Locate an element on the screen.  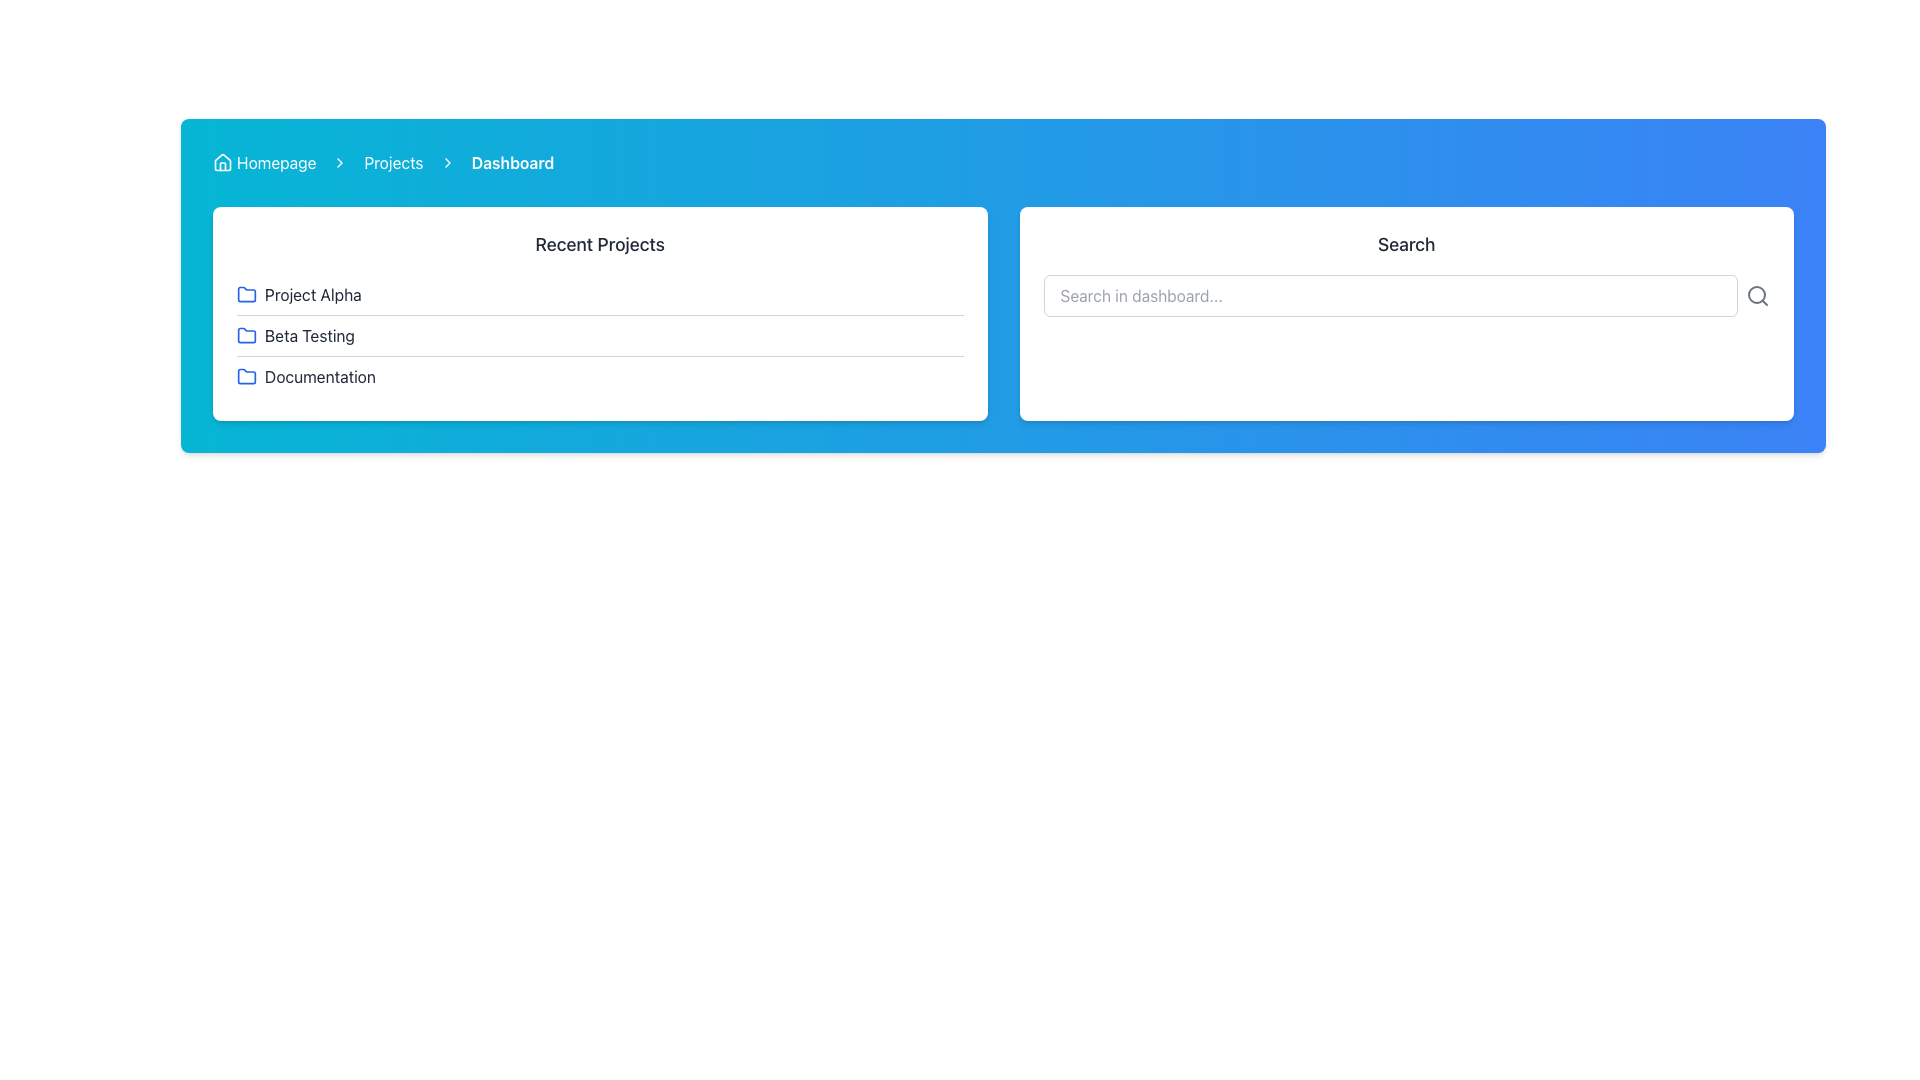
the breadcrumb navigation text that indicates the current page, which is the last item in the sequence after 'Homepage' and 'Projects' is located at coordinates (513, 161).